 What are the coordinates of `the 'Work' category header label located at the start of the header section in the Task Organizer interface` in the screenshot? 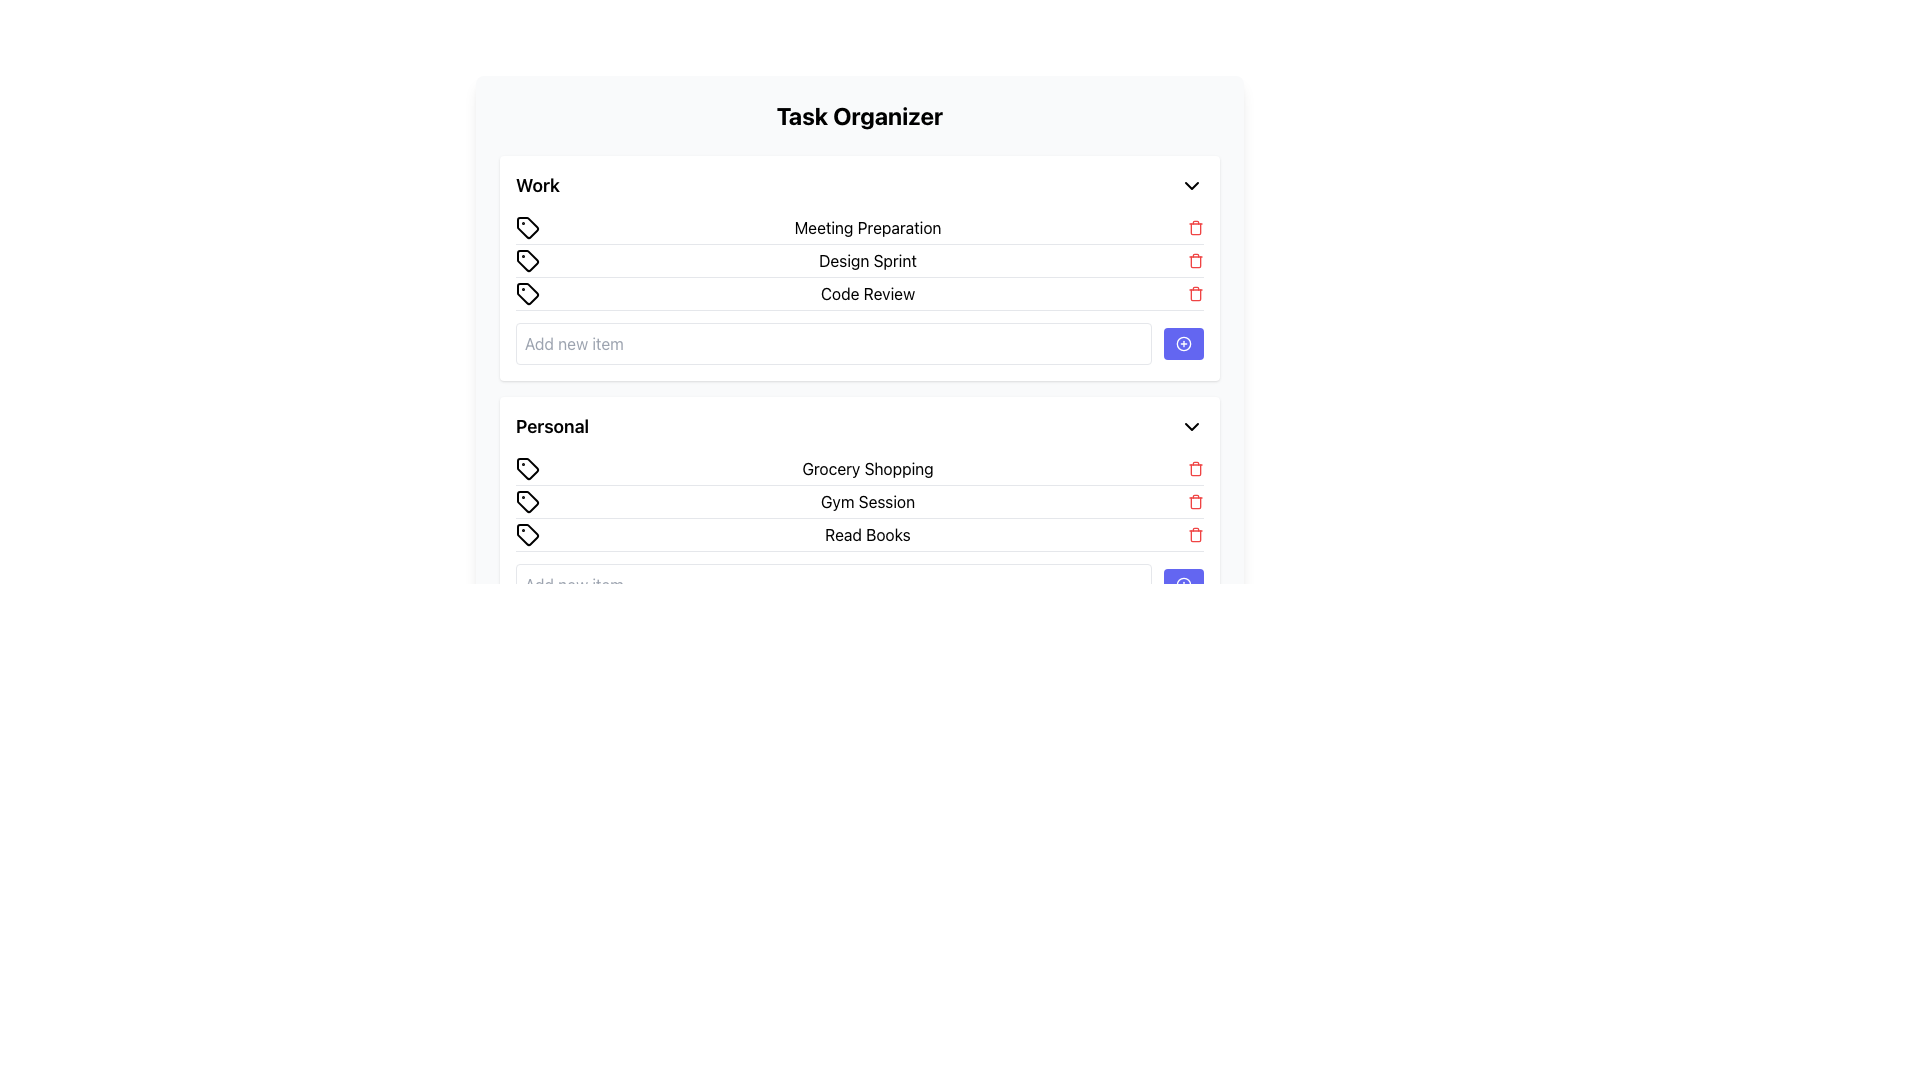 It's located at (537, 185).